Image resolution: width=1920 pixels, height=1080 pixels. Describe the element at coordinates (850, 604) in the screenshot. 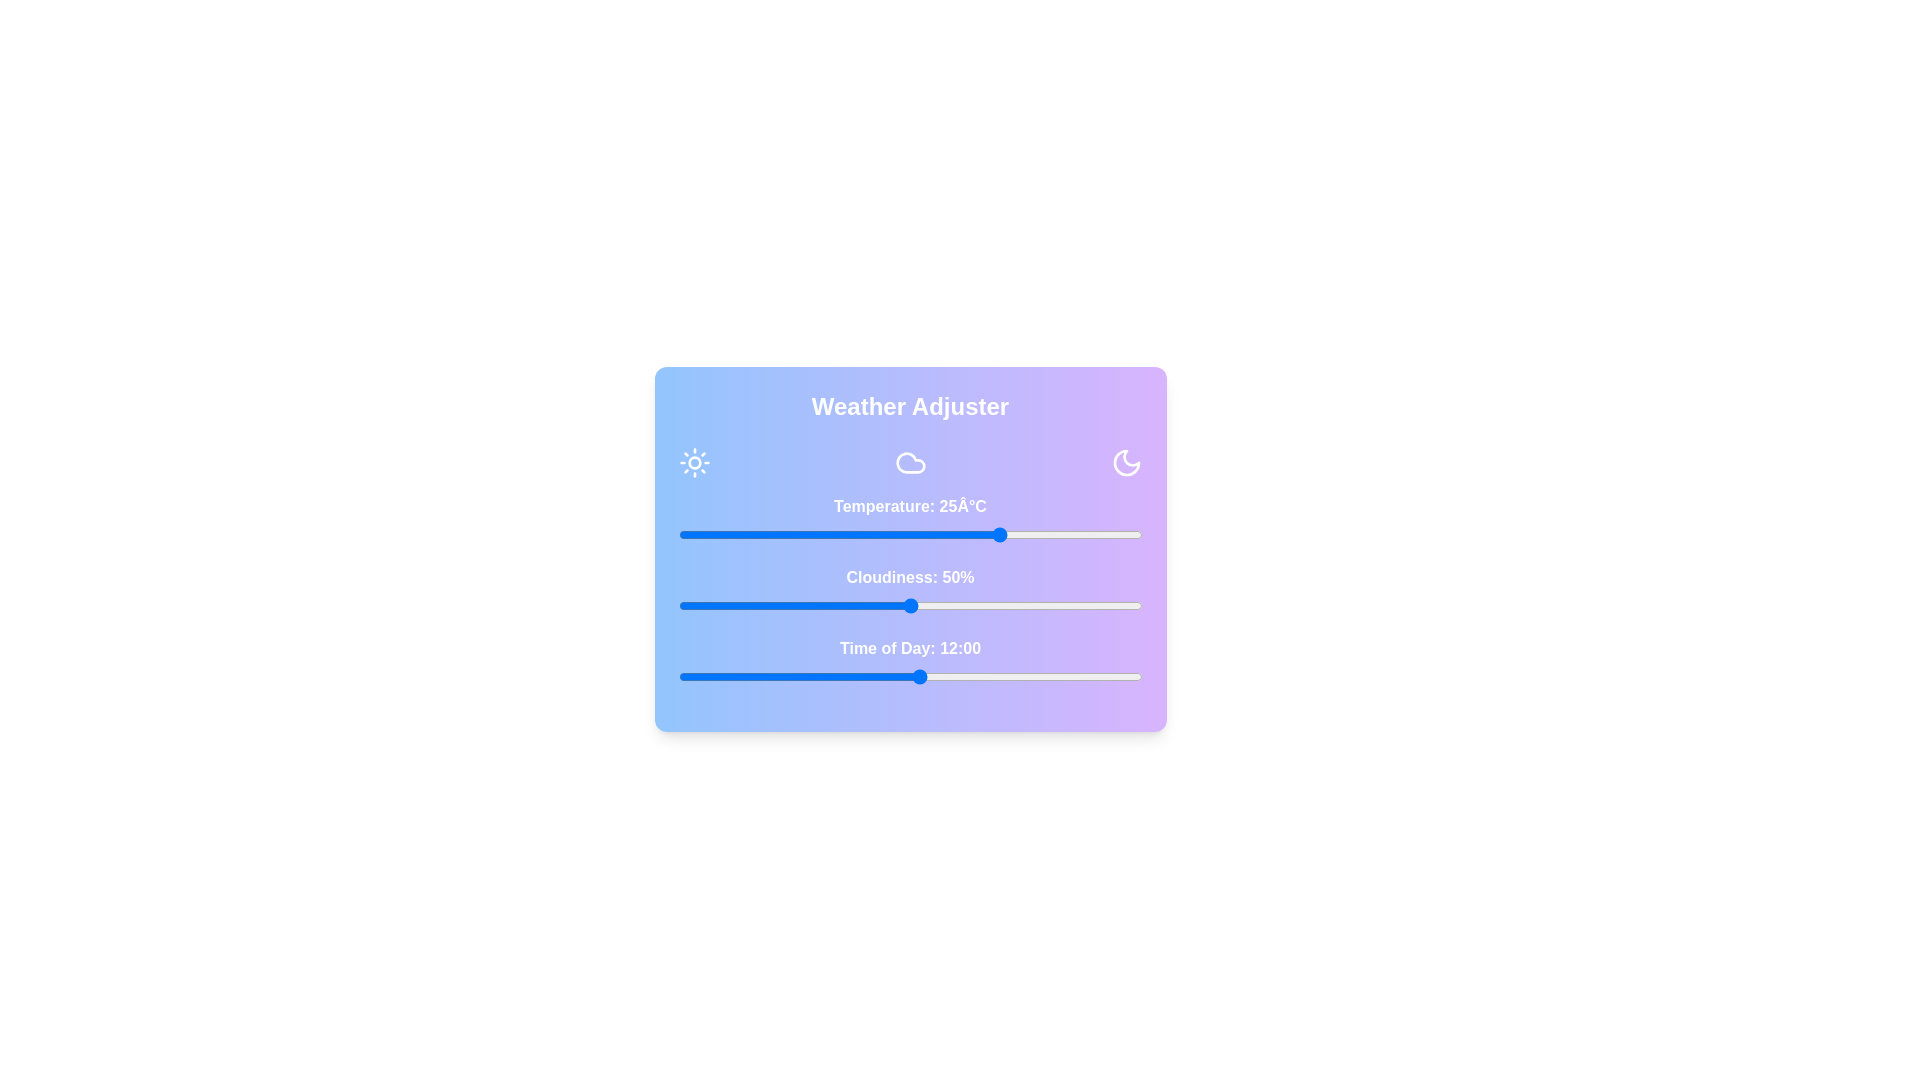

I see `the cloudiness level` at that location.